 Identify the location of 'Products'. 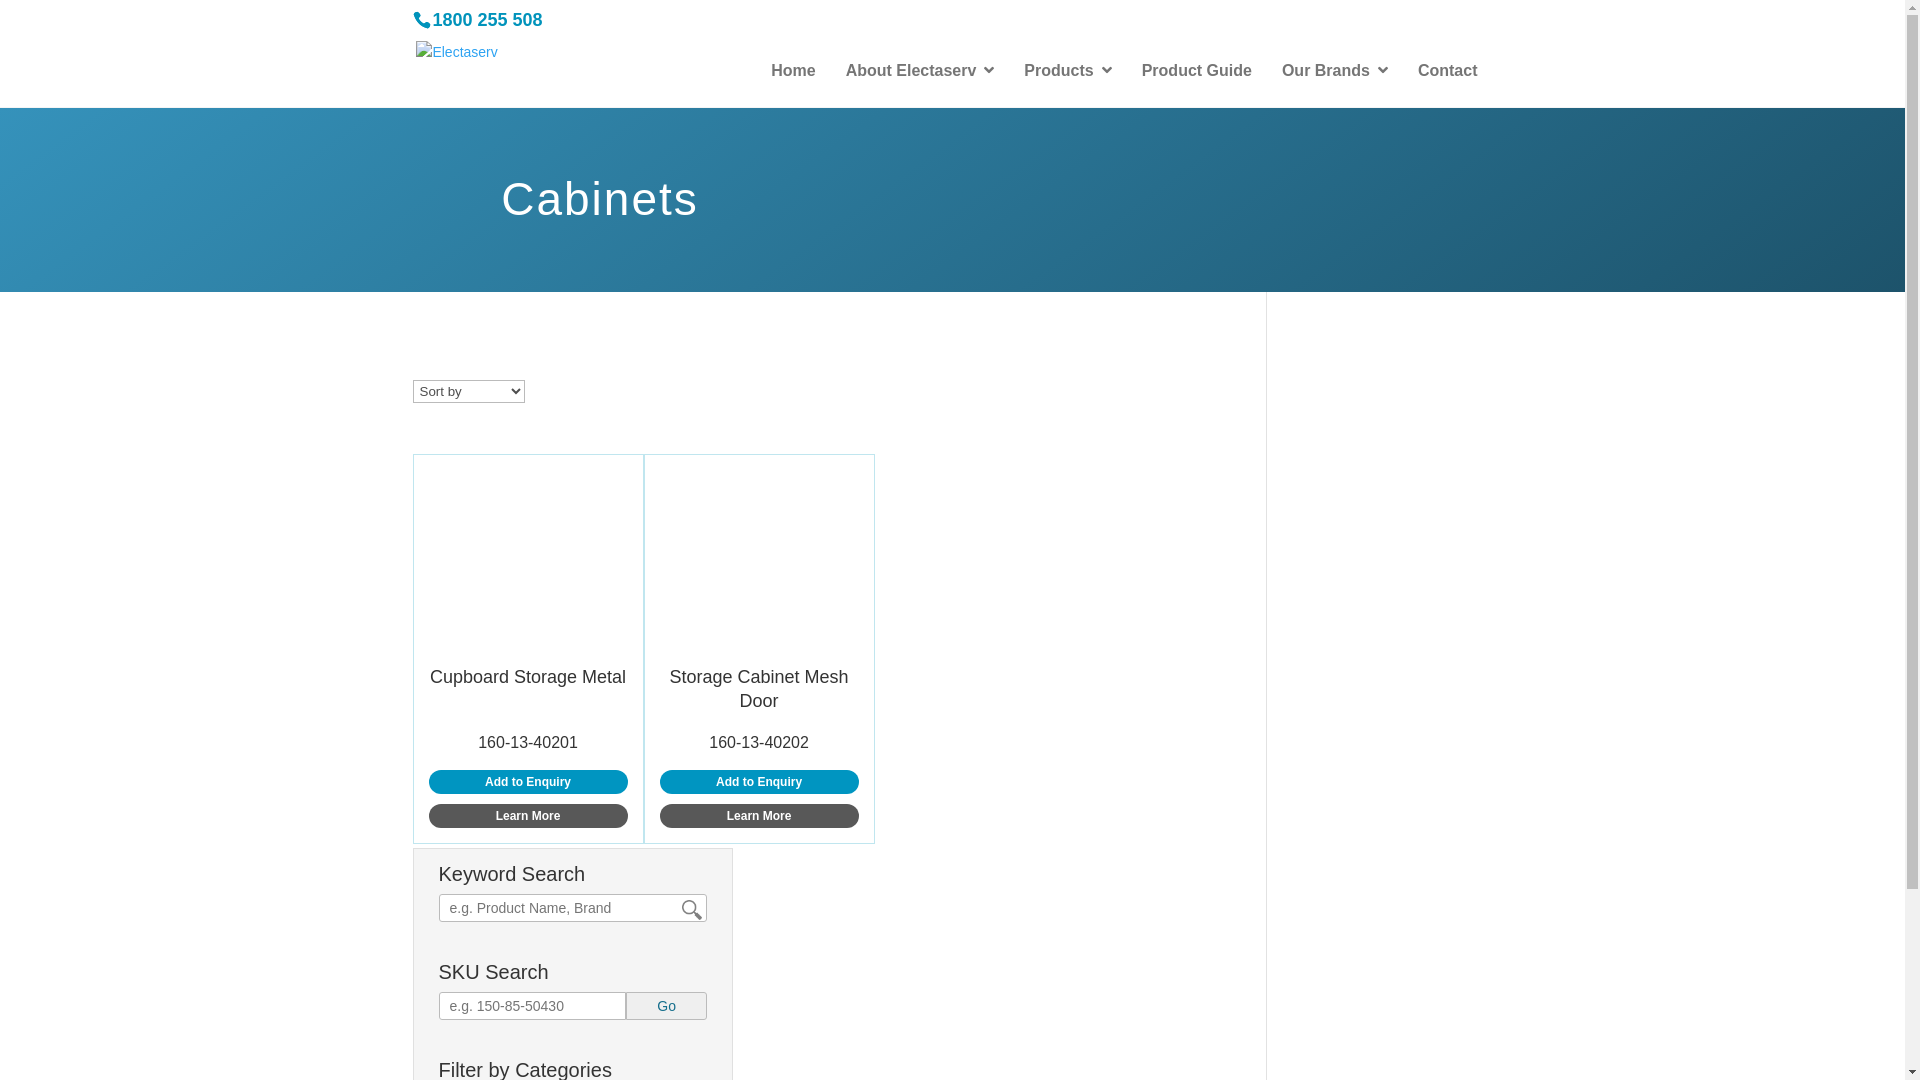
(1008, 70).